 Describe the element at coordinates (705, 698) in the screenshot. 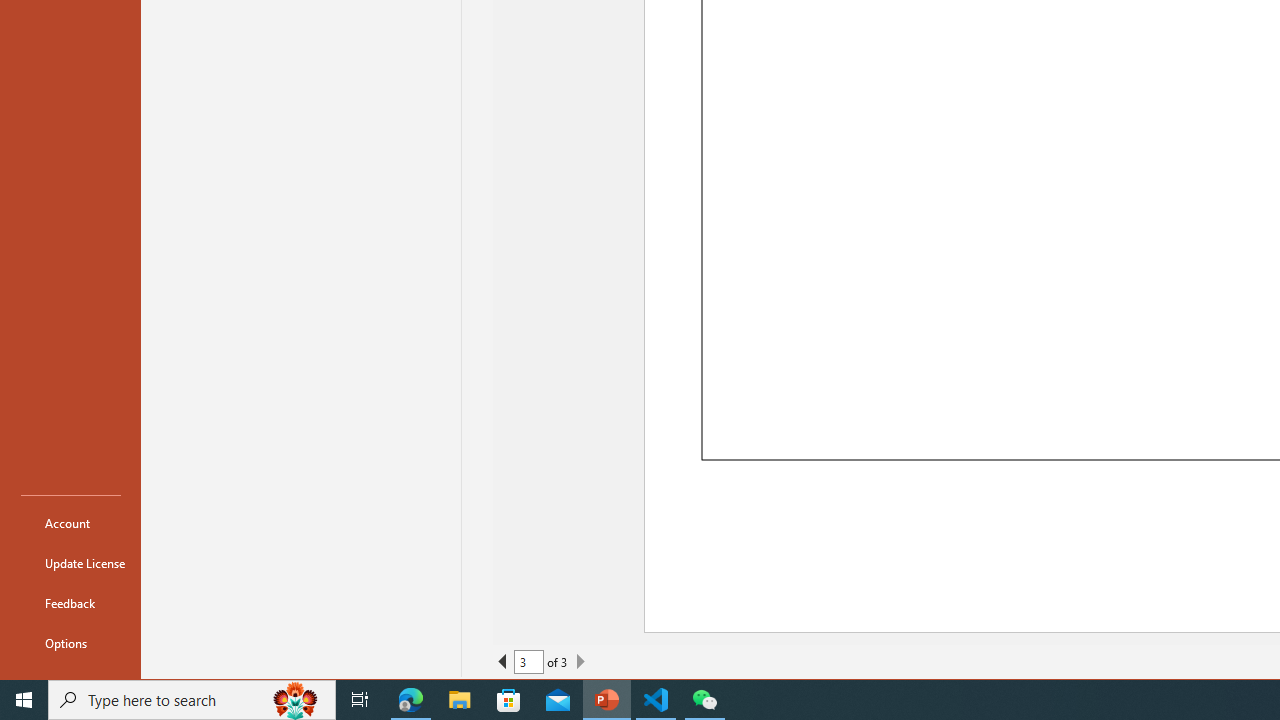

I see `'WeChat - 1 running window'` at that location.